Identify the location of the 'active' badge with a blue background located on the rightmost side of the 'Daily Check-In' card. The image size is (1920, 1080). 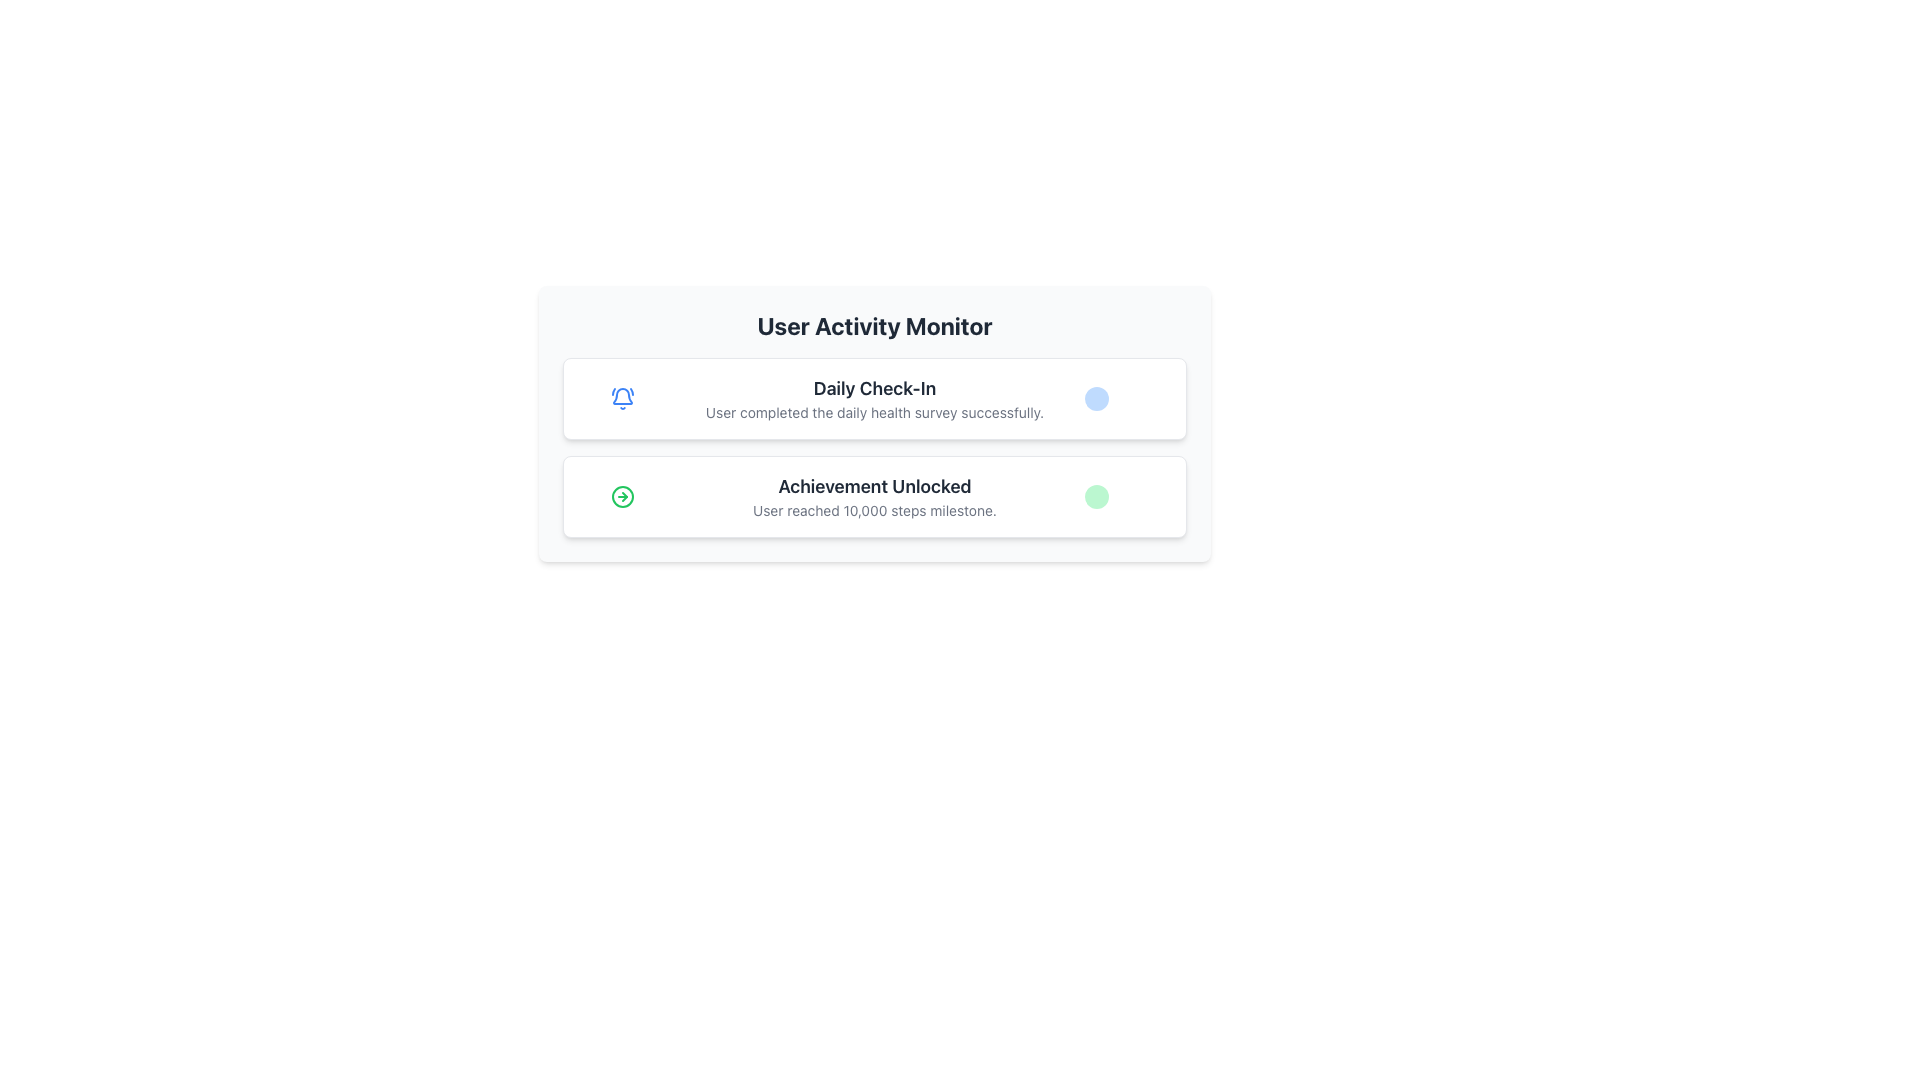
(1127, 398).